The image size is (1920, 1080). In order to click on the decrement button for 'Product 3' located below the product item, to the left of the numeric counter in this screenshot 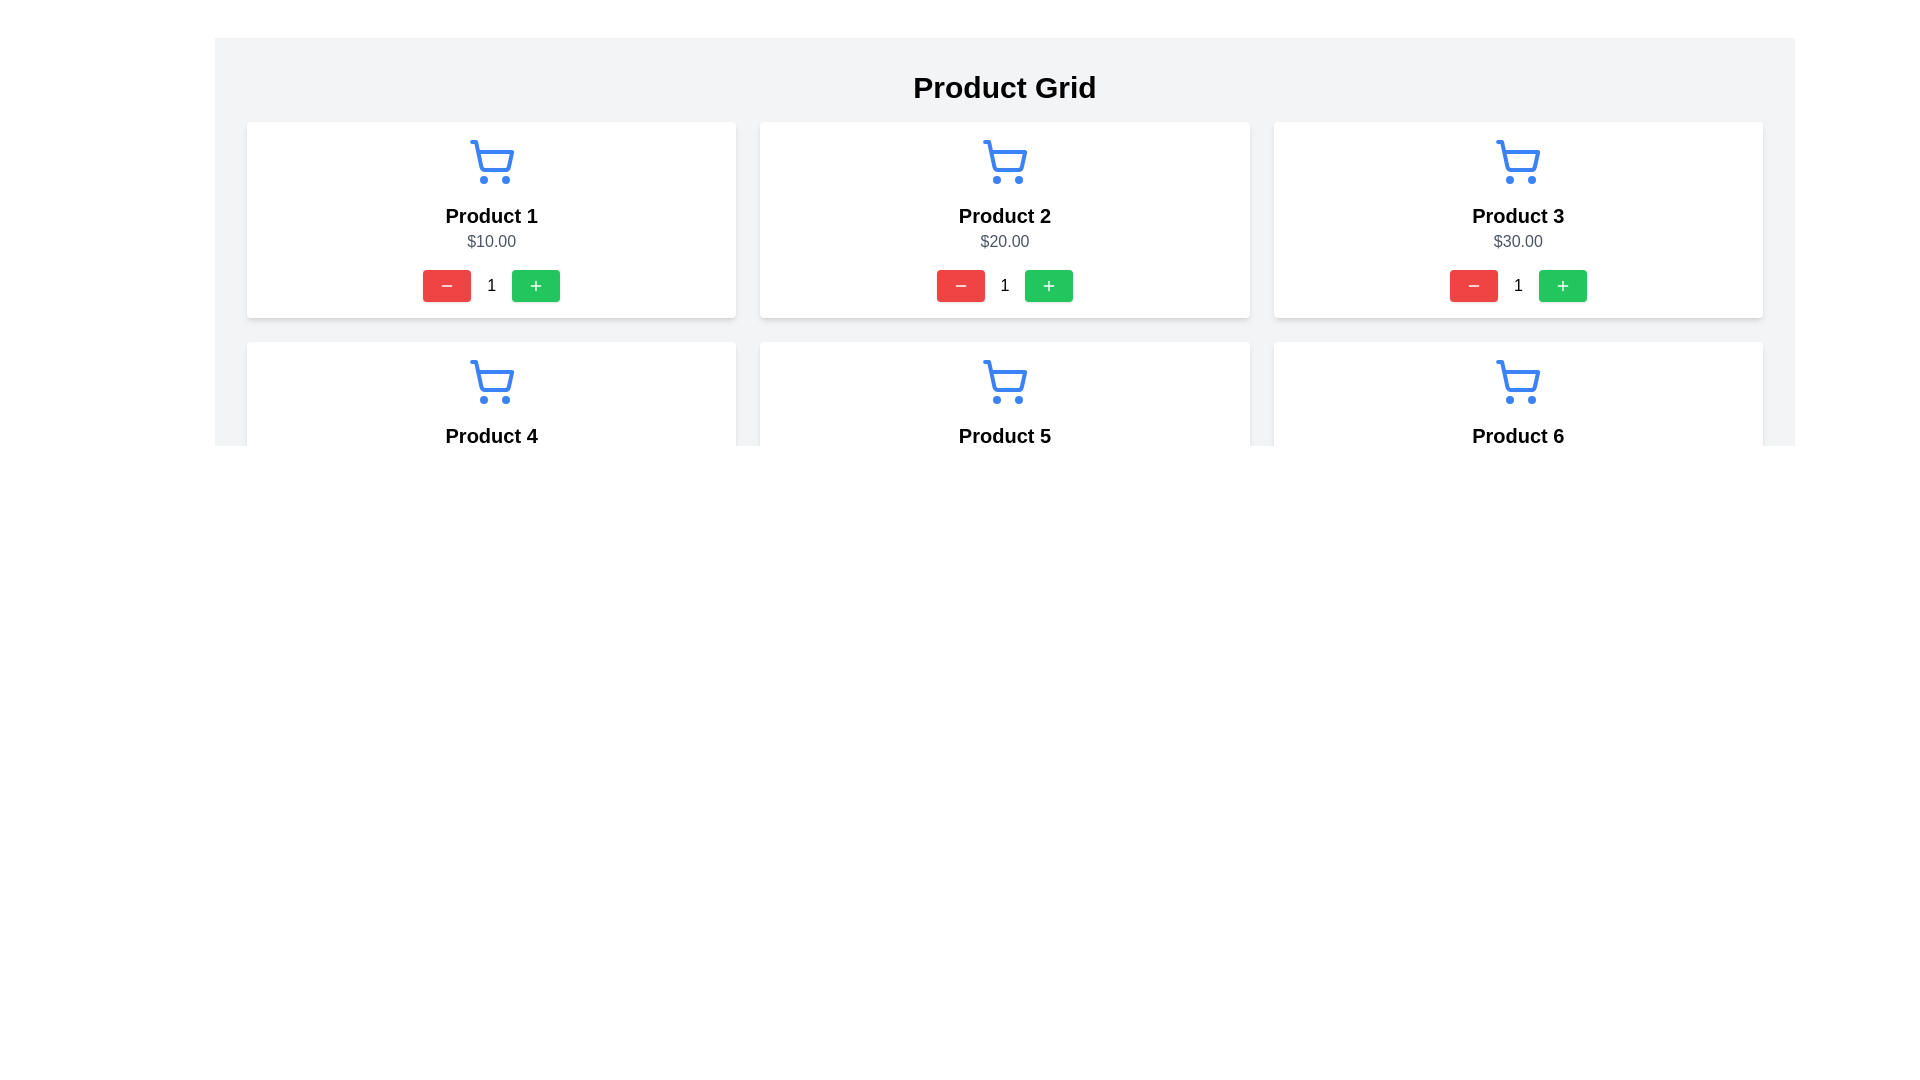, I will do `click(1473, 285)`.